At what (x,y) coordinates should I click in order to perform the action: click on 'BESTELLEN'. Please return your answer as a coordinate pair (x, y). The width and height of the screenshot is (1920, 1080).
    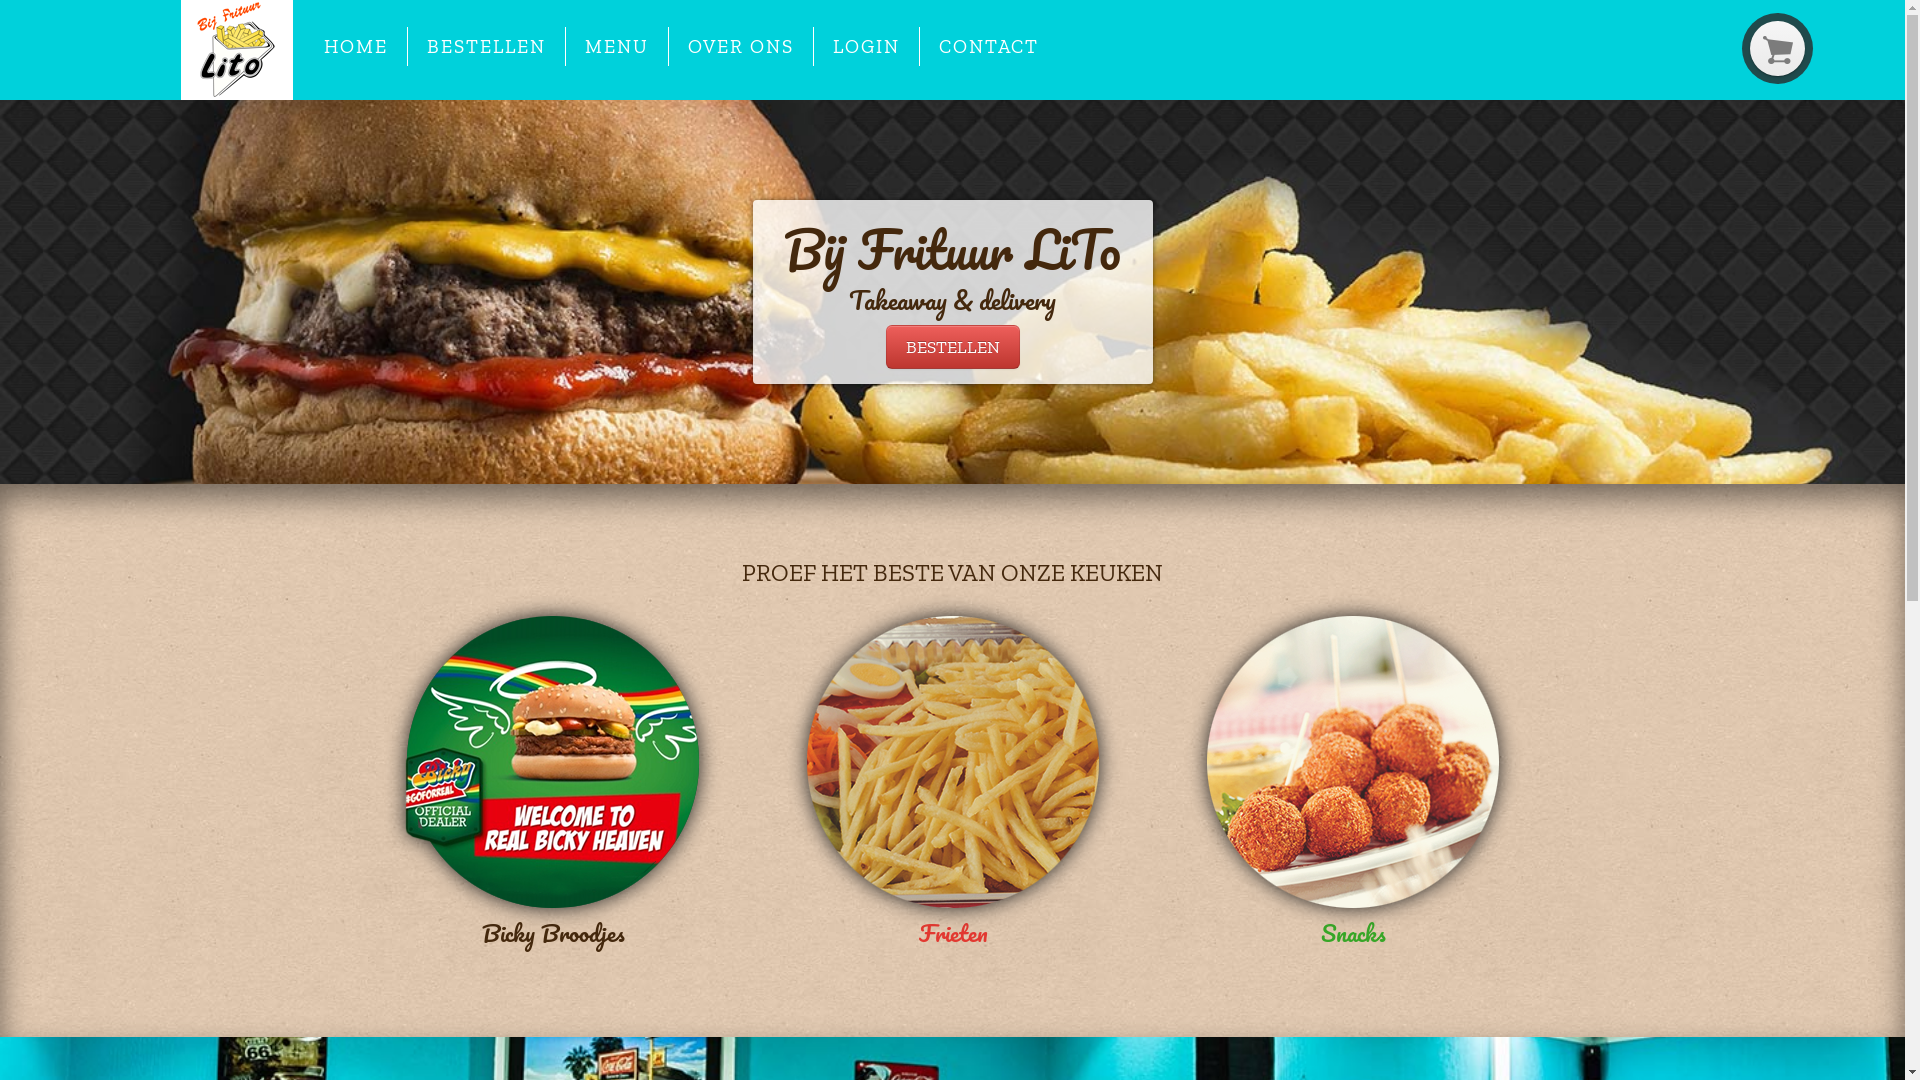
    Looking at the image, I should click on (486, 45).